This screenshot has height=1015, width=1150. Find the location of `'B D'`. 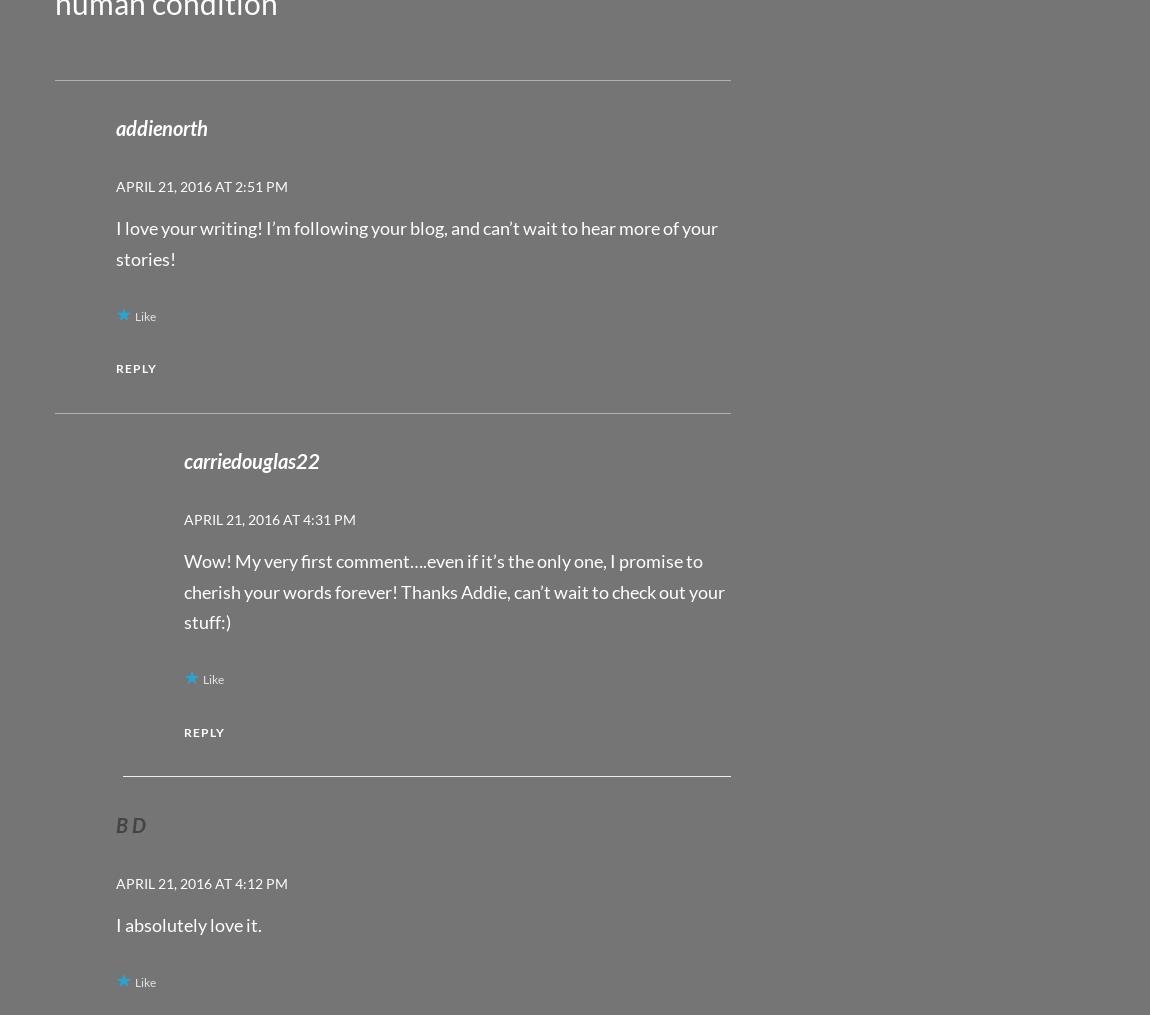

'B D' is located at coordinates (129, 823).